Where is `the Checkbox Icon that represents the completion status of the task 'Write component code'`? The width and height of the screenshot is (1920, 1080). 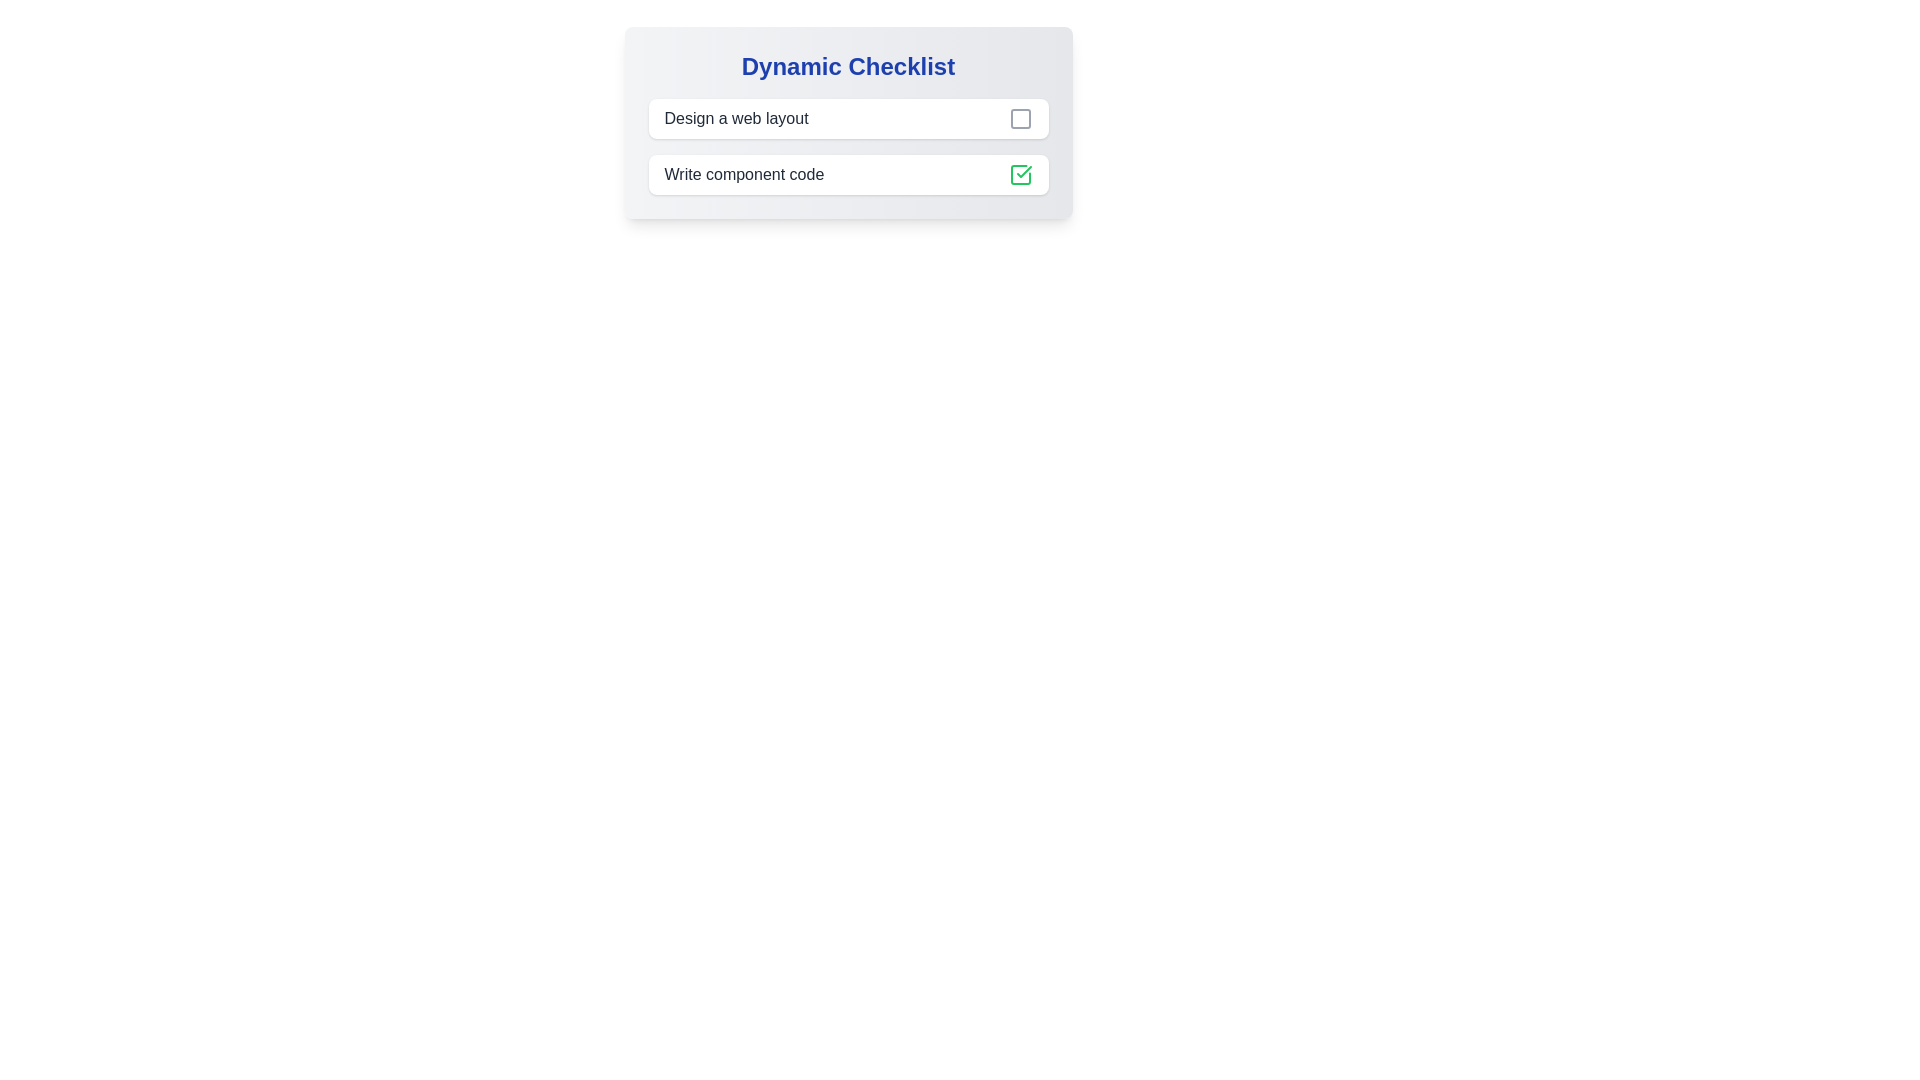 the Checkbox Icon that represents the completion status of the task 'Write component code' is located at coordinates (1020, 173).